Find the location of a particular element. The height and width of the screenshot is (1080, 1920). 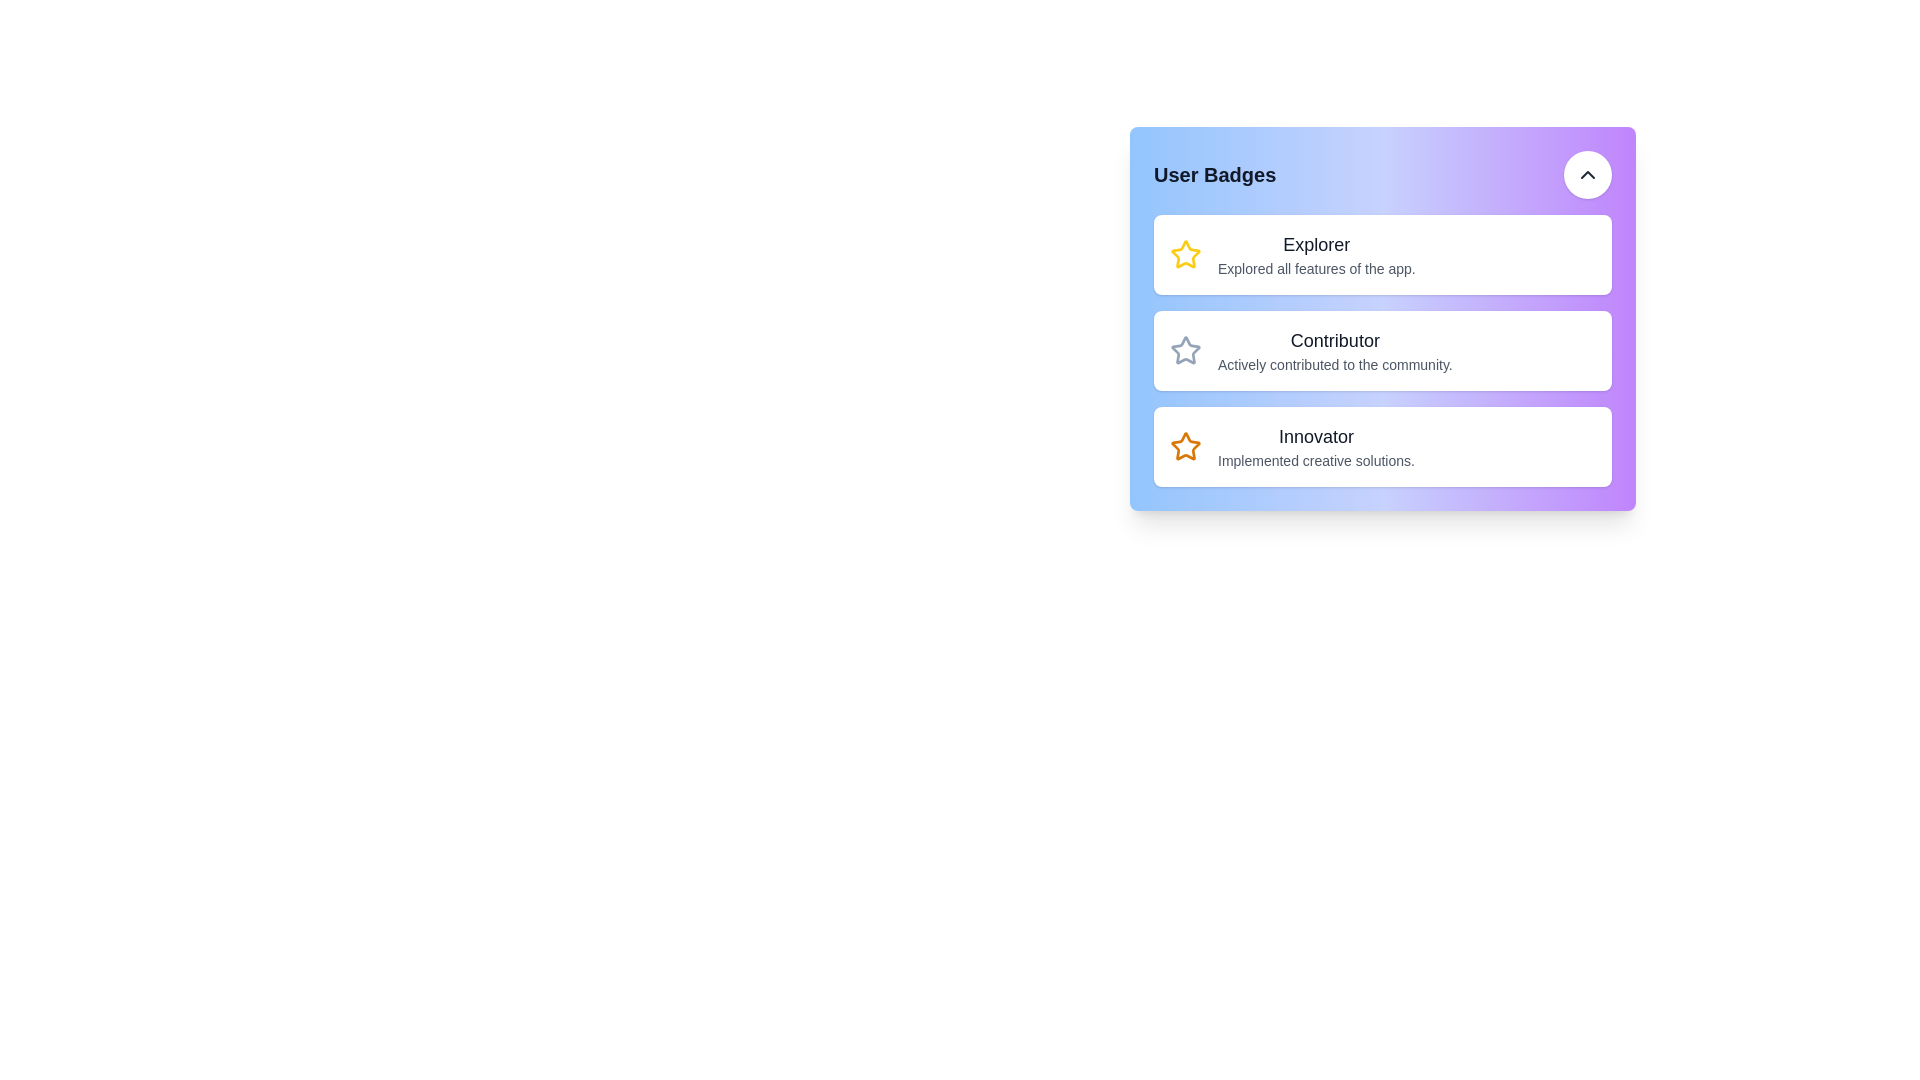

the 'Explorer' text label element, which is displayed in a medium-weight, large font size with a grayish-black color at the top section of the 'User Badges' card, just below the yellow star icon is located at coordinates (1316, 244).